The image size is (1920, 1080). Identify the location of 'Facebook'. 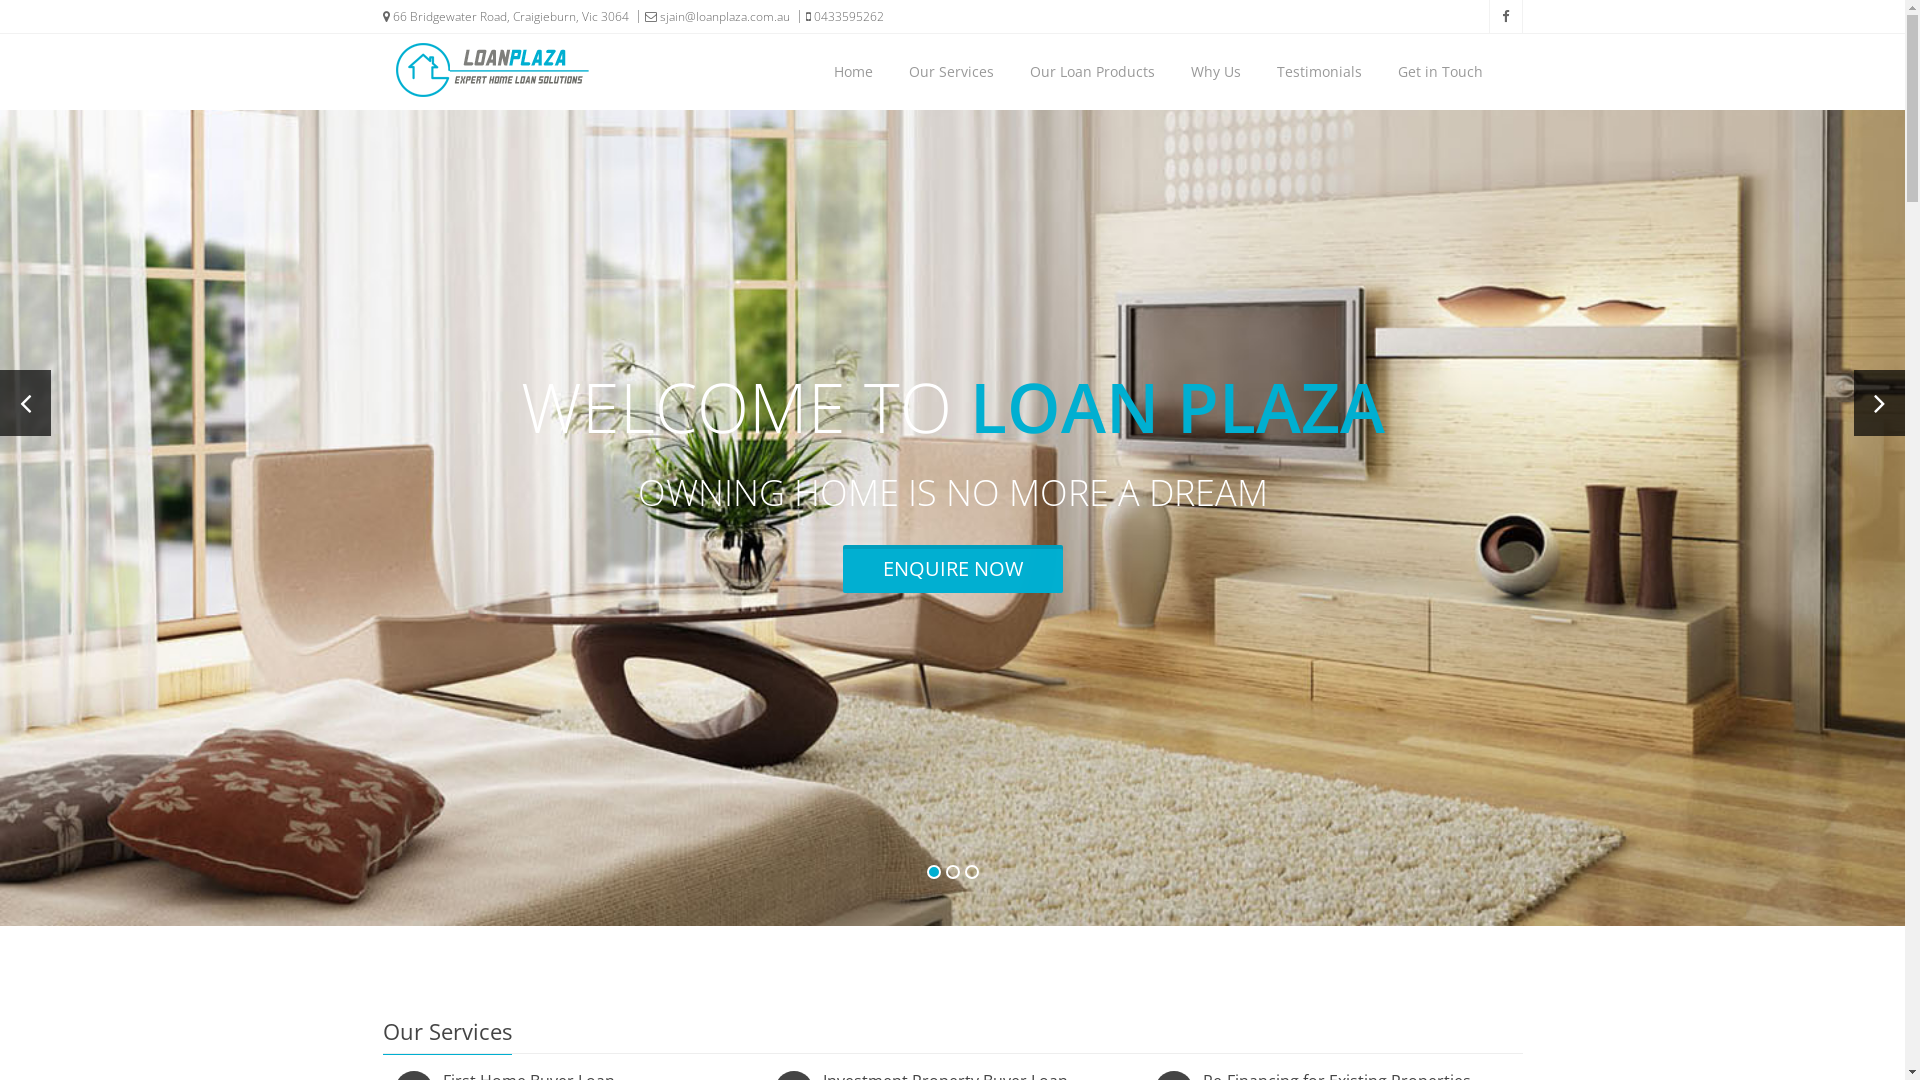
(1505, 16).